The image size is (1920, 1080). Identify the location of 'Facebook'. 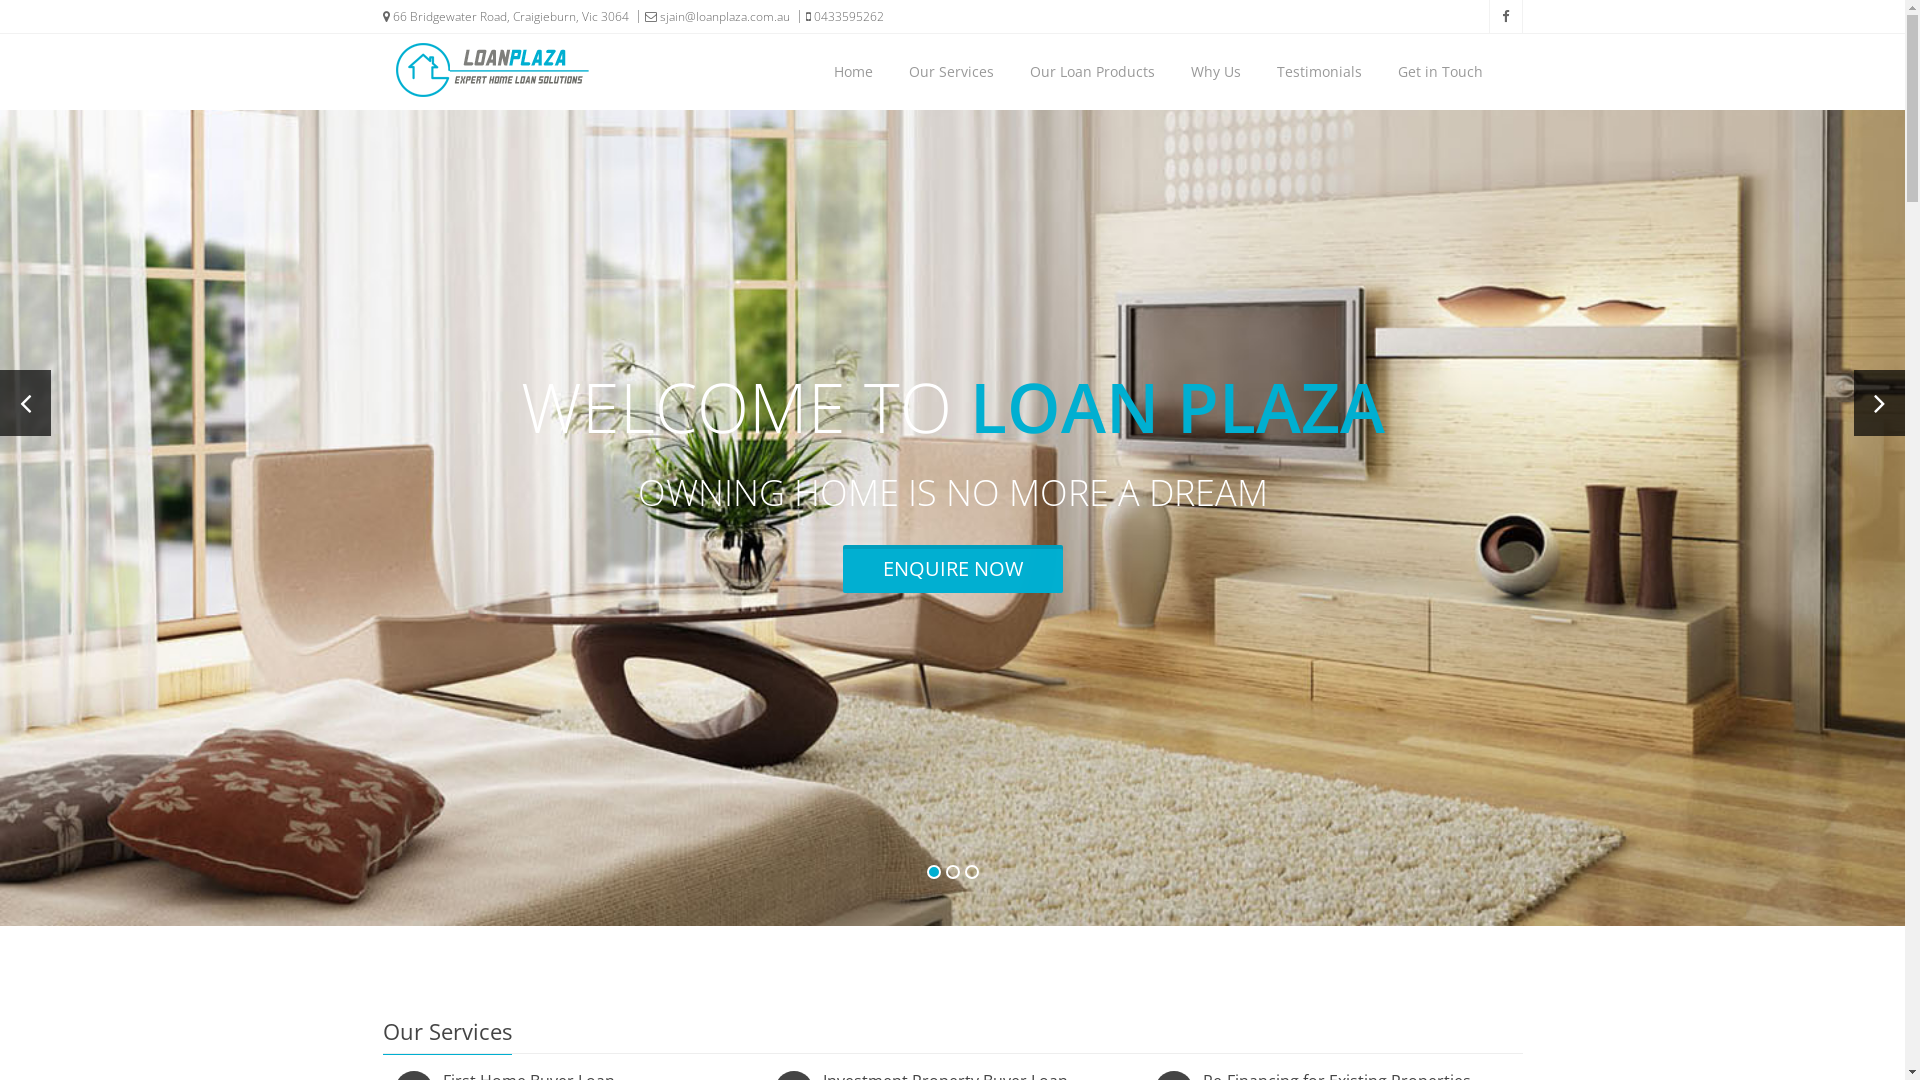
(1505, 16).